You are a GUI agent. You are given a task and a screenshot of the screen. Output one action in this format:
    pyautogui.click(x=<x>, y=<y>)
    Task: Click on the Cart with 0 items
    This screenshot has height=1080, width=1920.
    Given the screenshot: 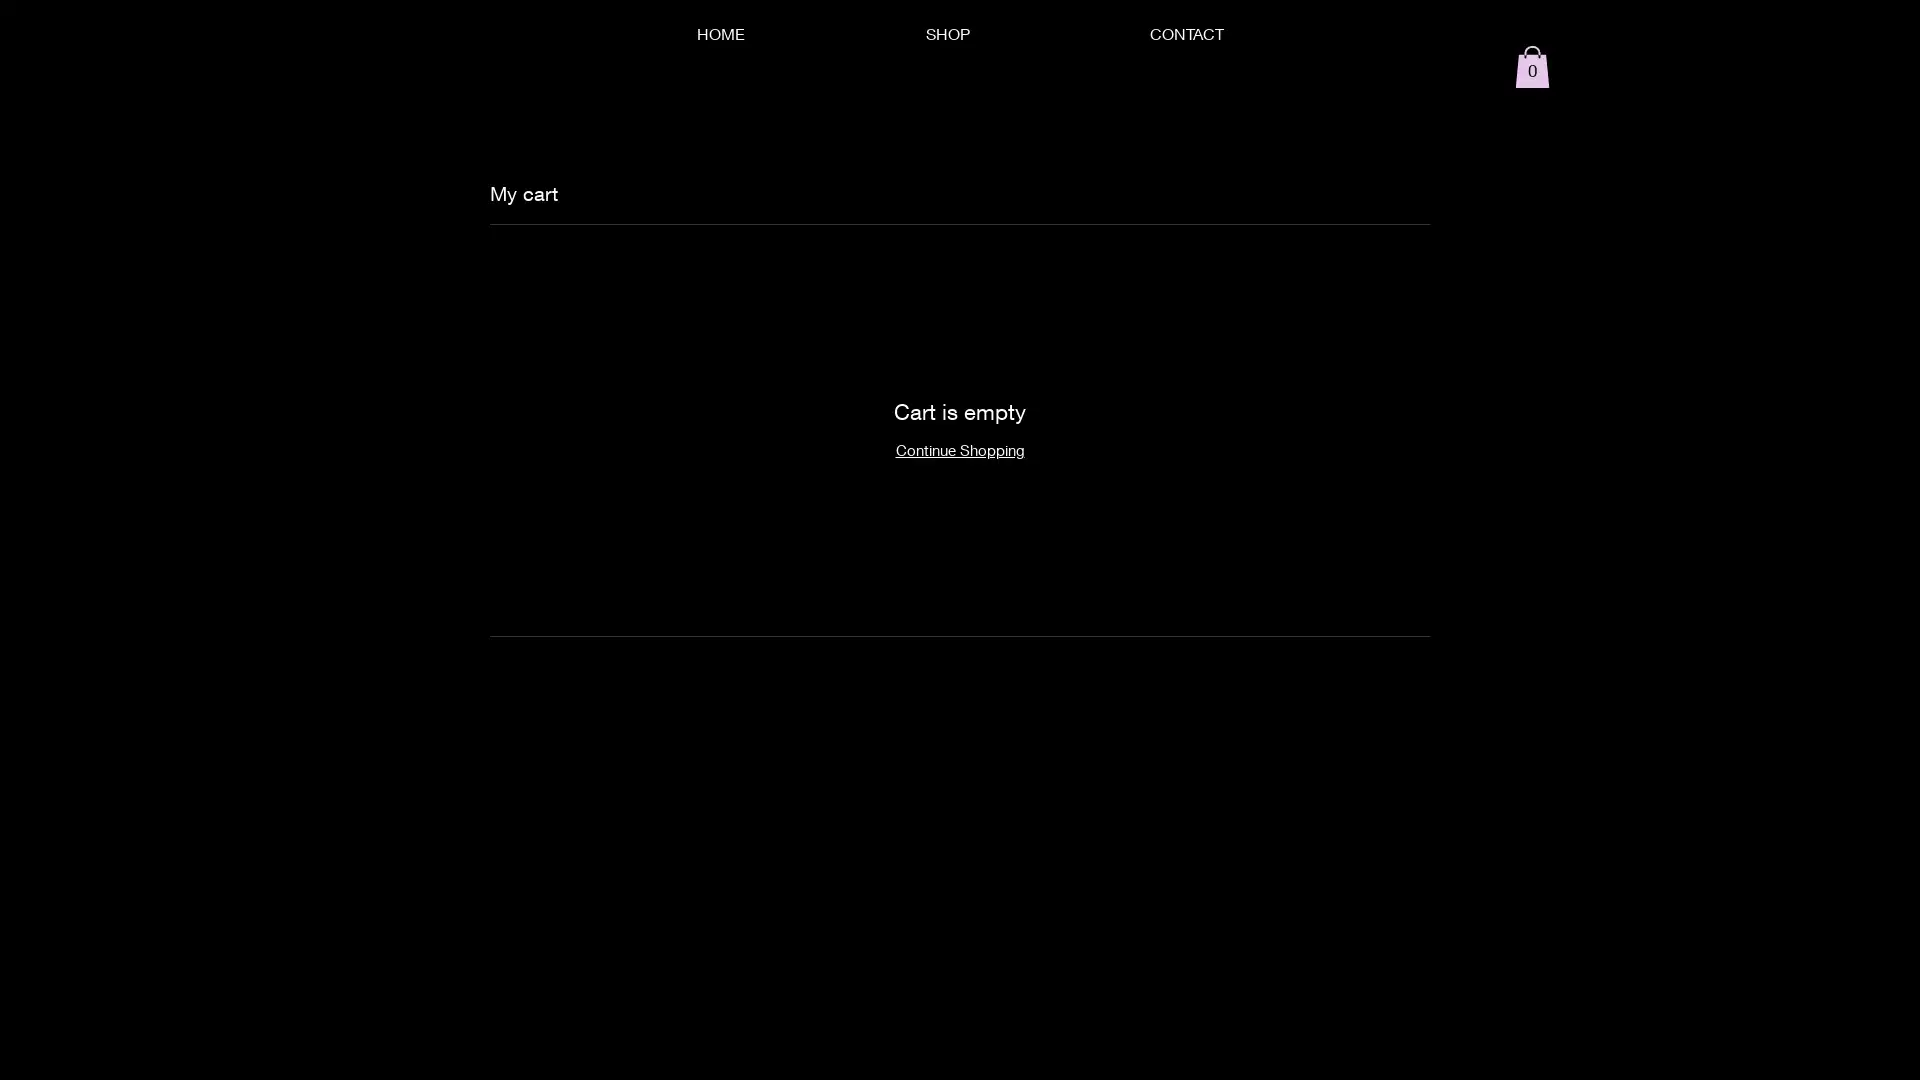 What is the action you would take?
    pyautogui.click(x=1531, y=65)
    